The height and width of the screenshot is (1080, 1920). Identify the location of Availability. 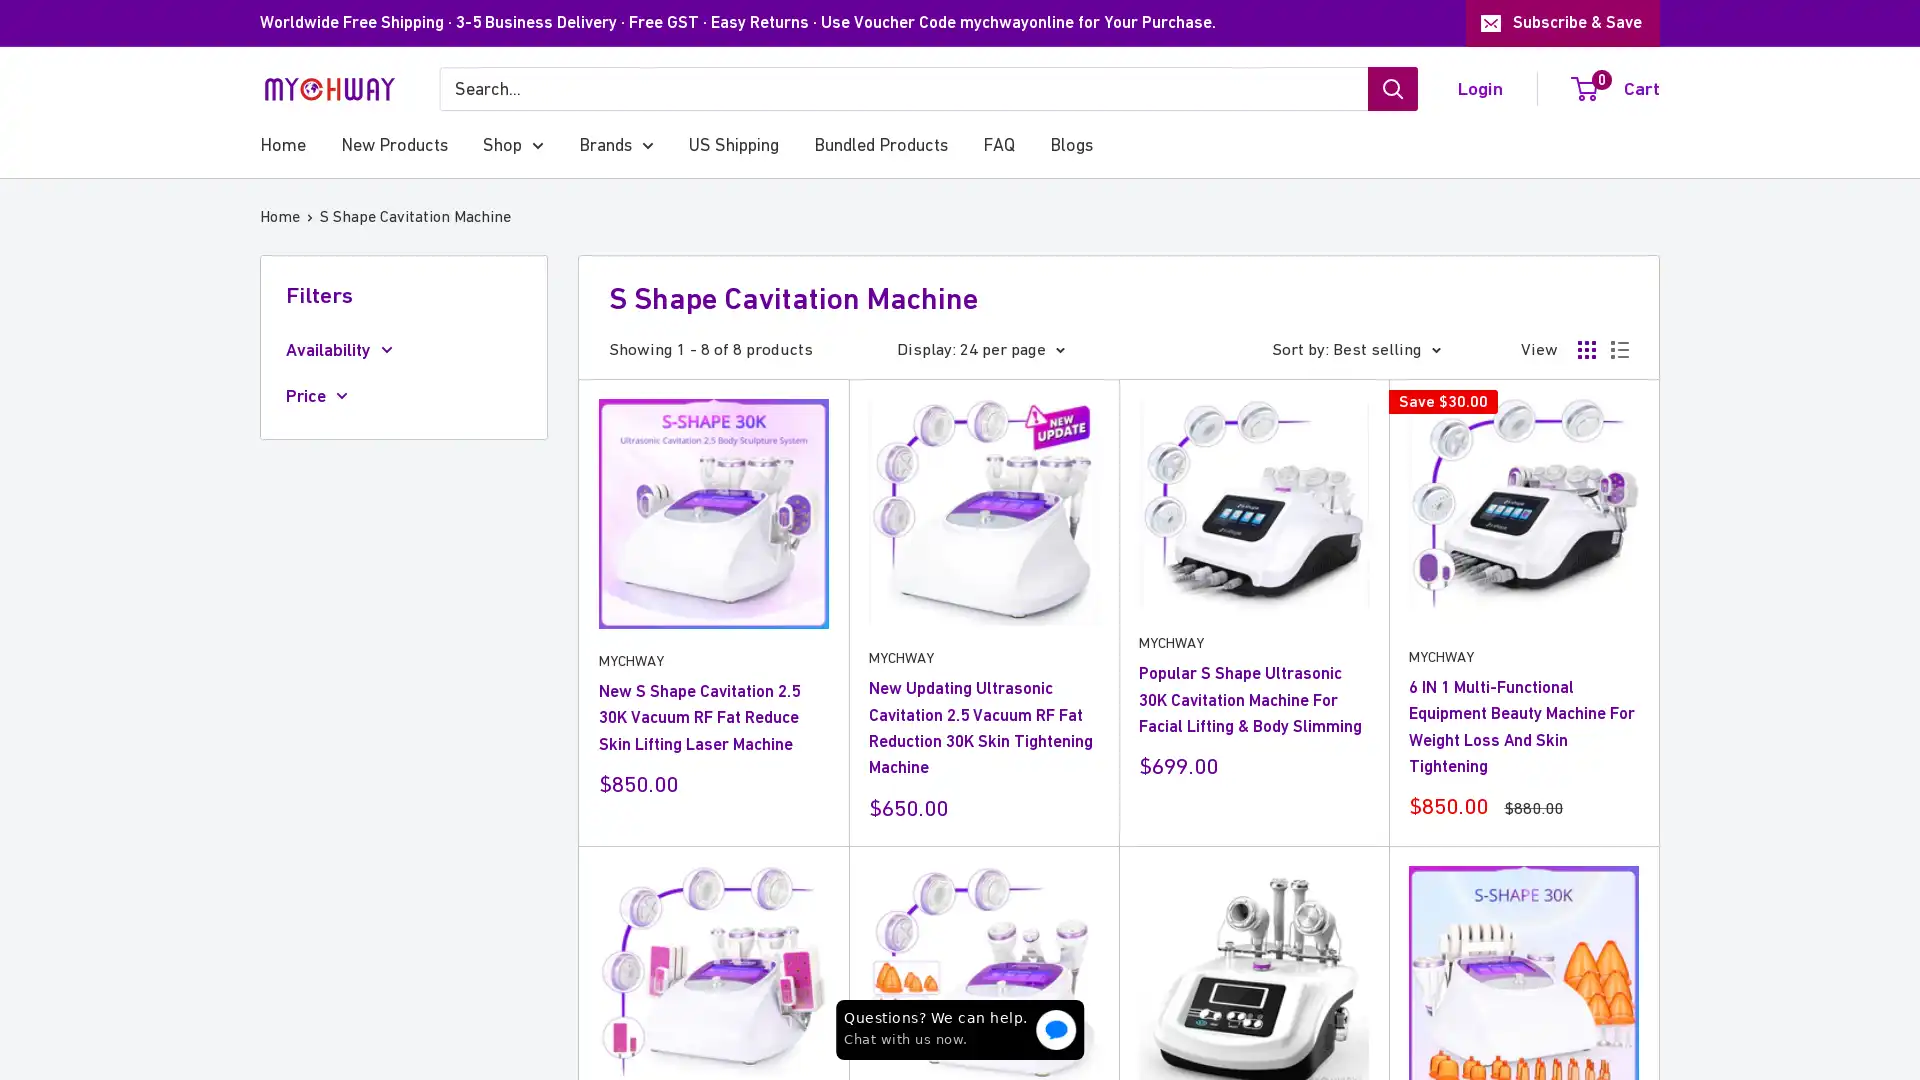
(402, 349).